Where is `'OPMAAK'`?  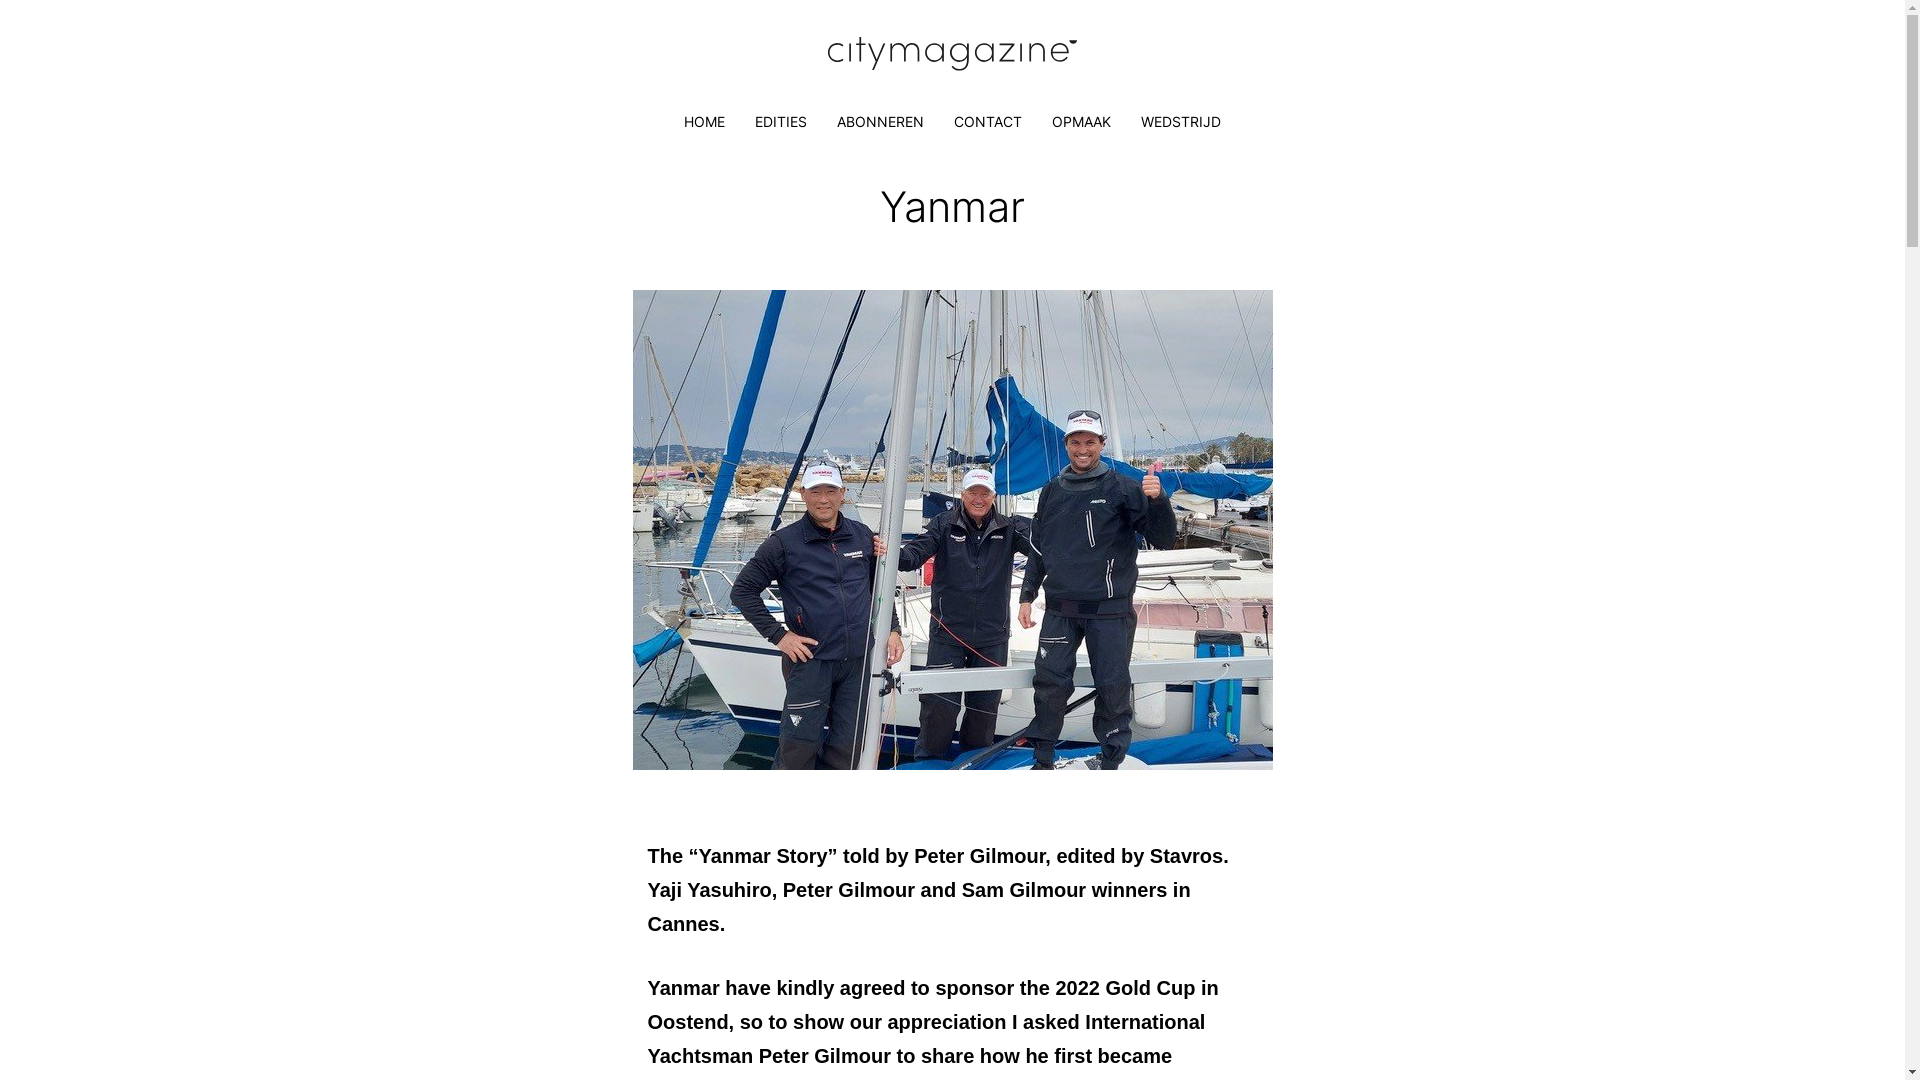 'OPMAAK' is located at coordinates (1080, 122).